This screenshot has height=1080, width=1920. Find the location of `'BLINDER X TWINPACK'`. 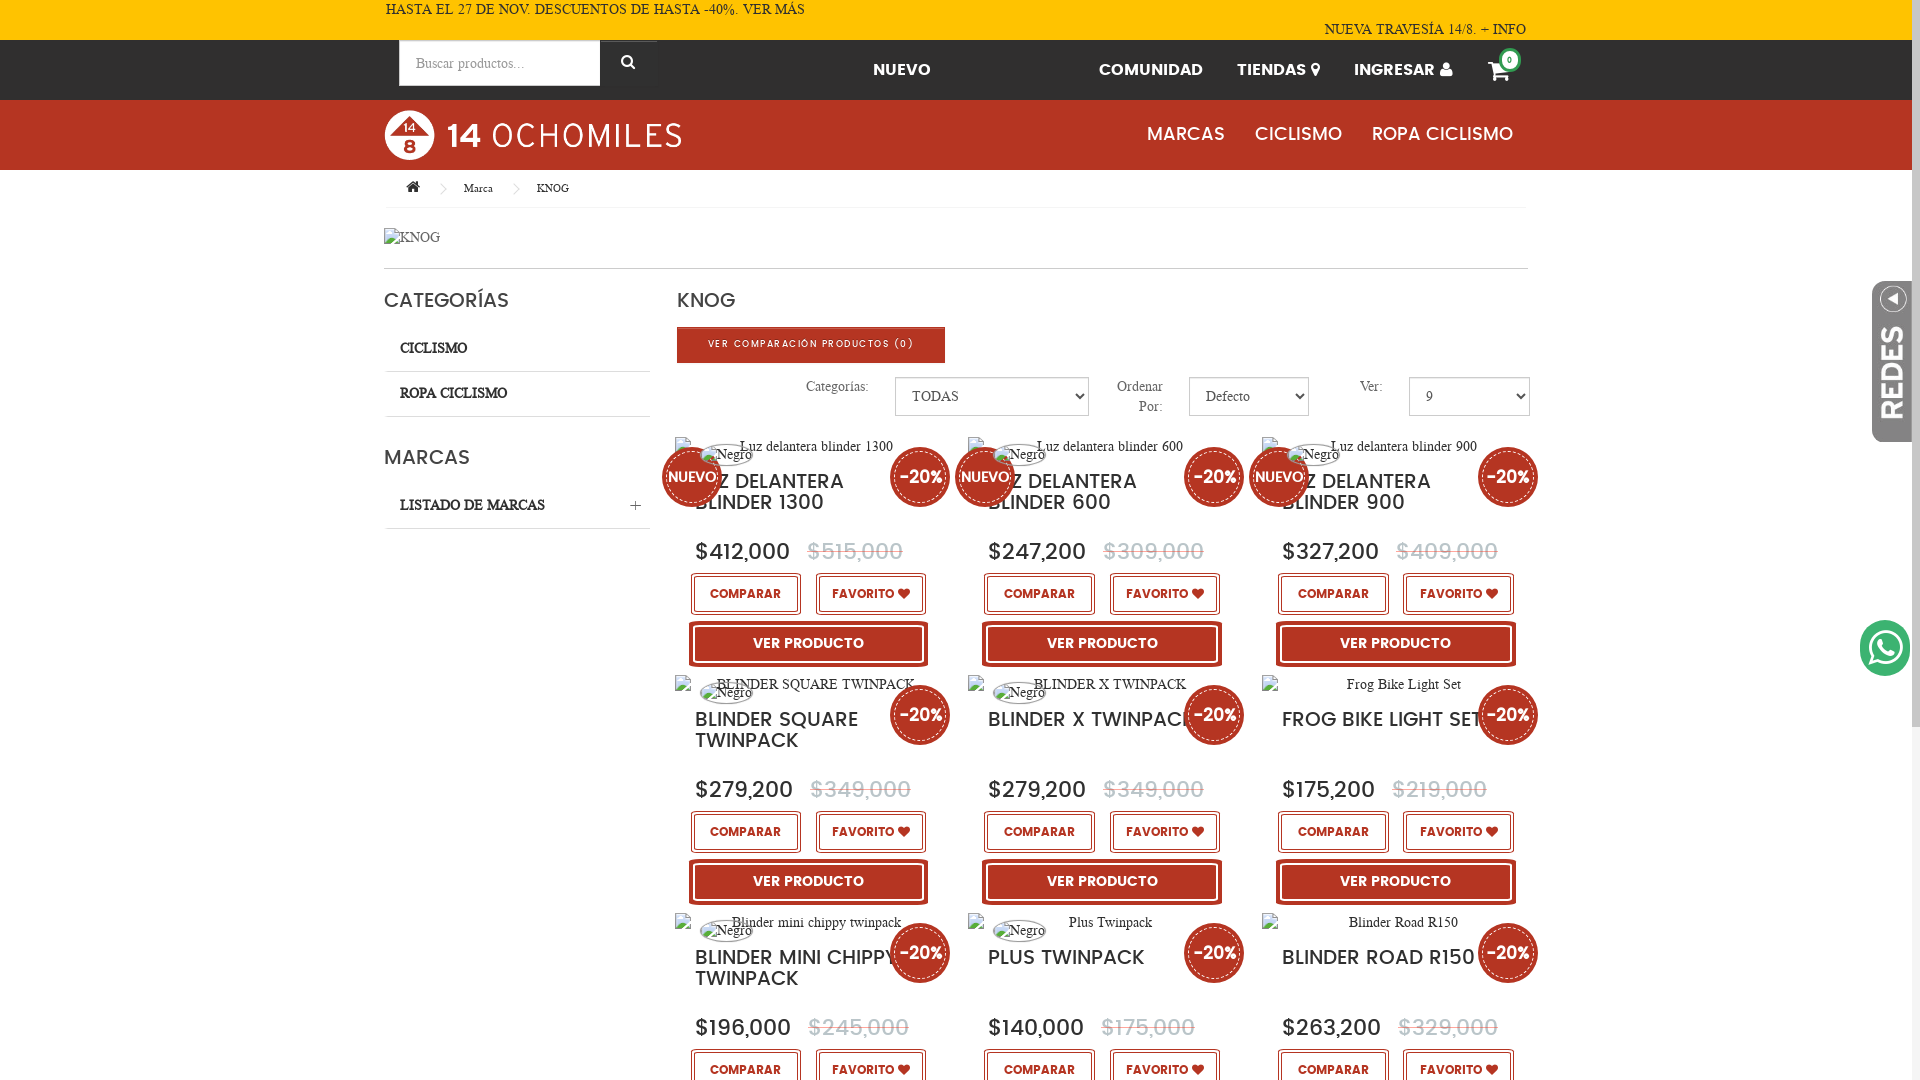

'BLINDER X TWINPACK' is located at coordinates (1100, 682).